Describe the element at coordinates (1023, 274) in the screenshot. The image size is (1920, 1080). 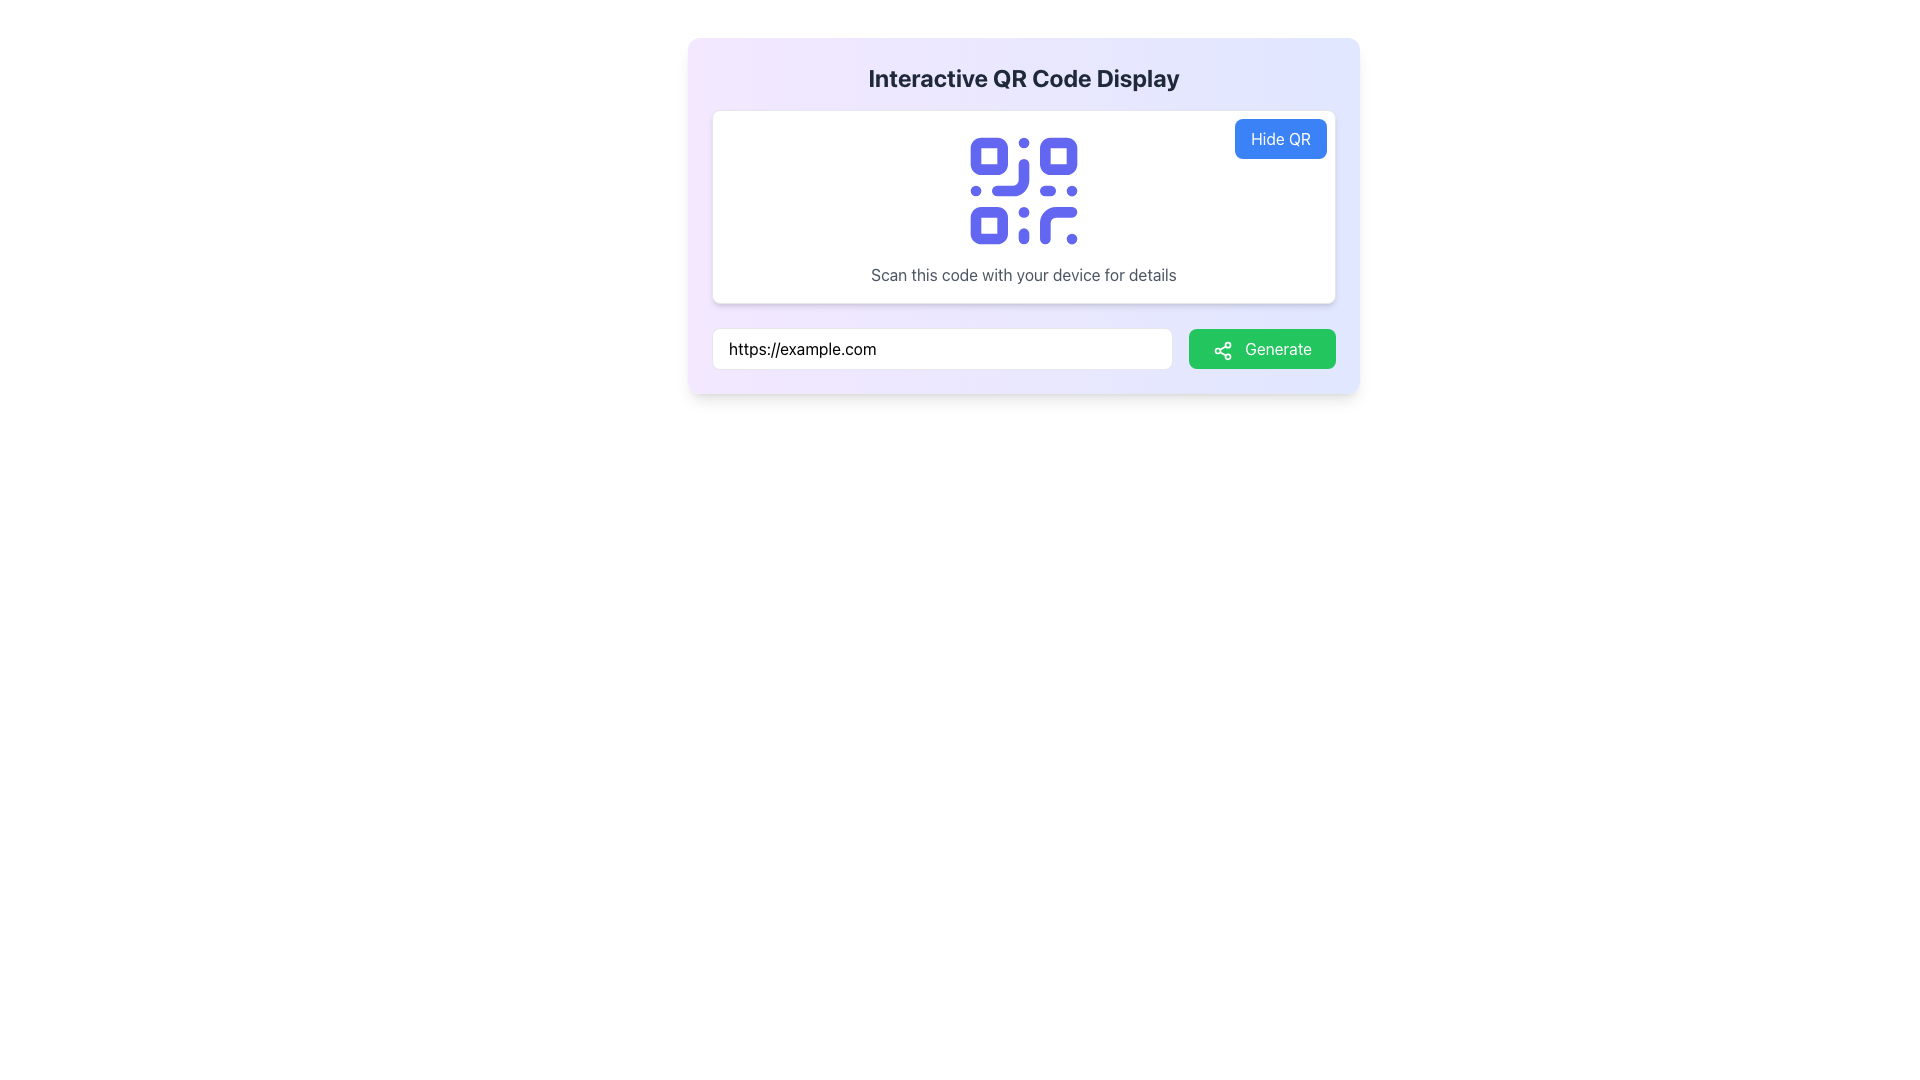
I see `the instruction Text label that directs users to scan the QR code above it` at that location.